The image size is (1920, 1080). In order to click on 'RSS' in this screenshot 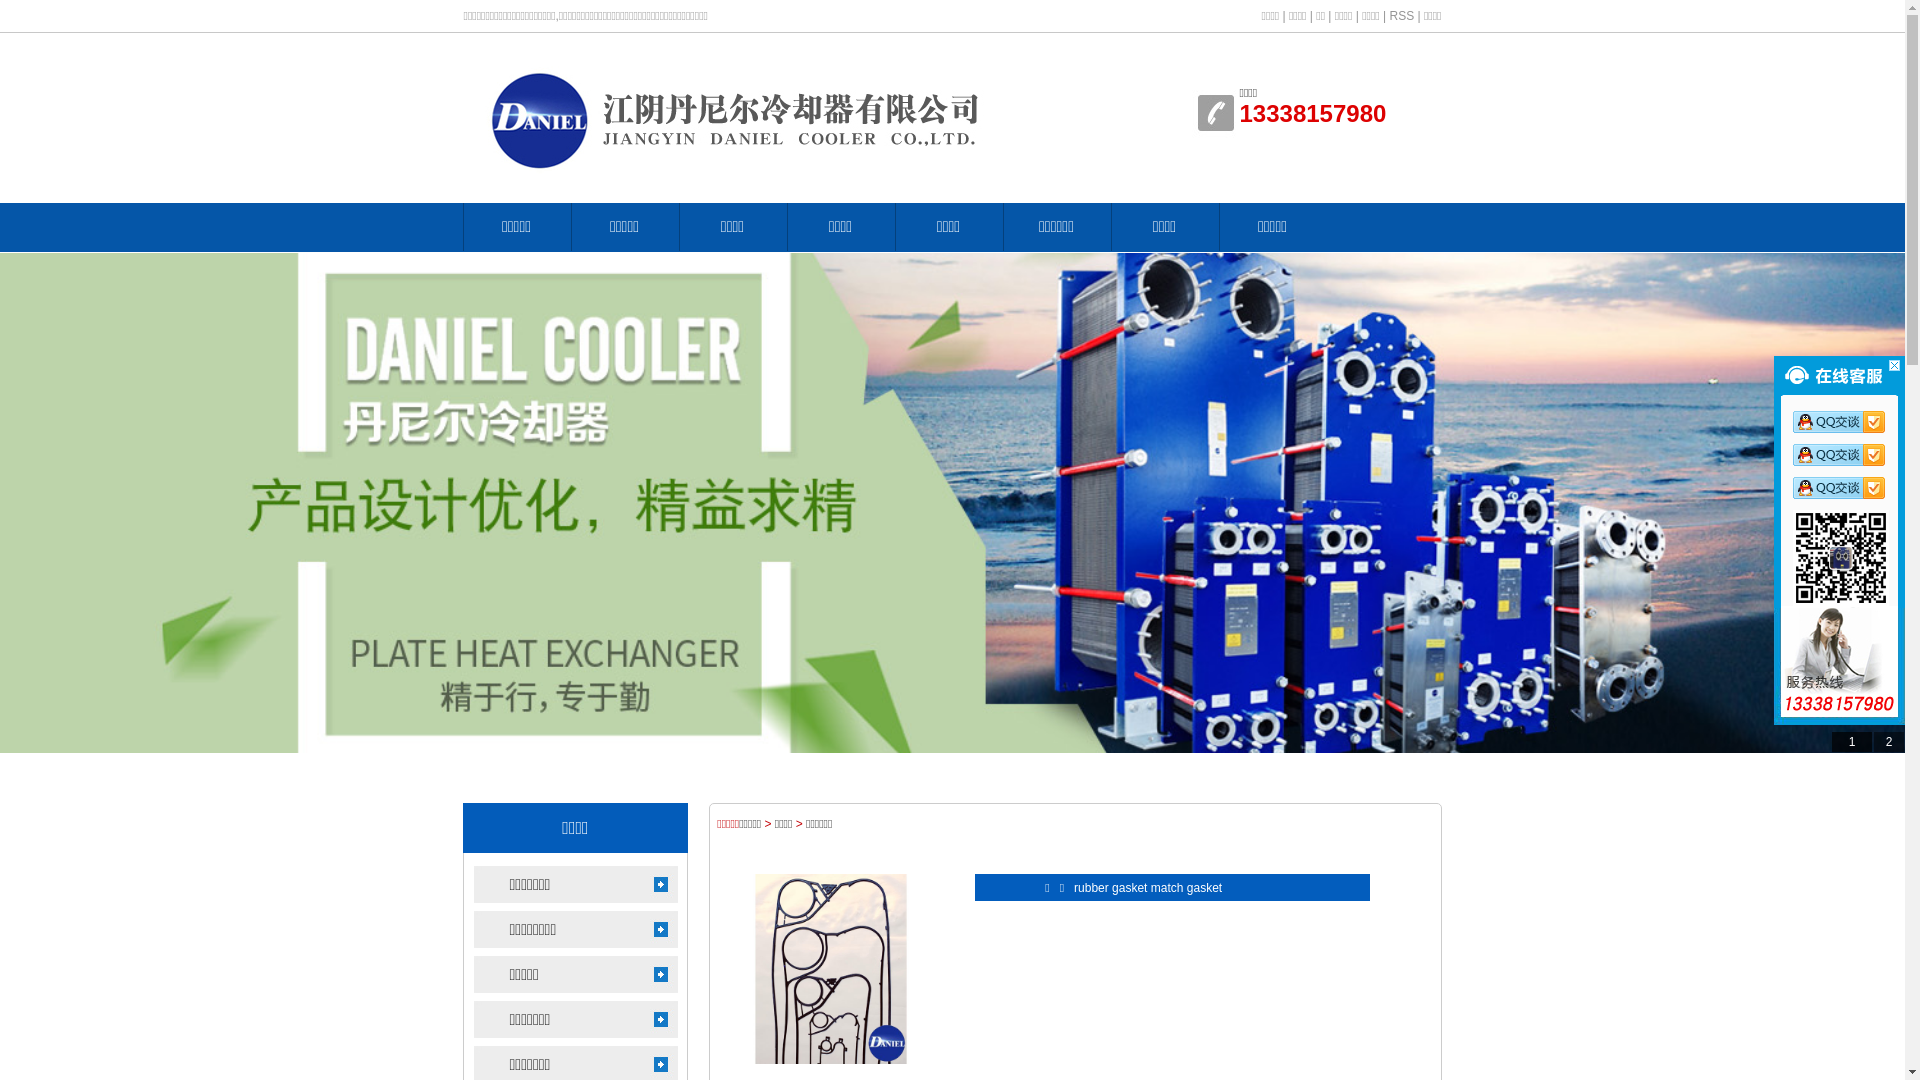, I will do `click(1400, 15)`.